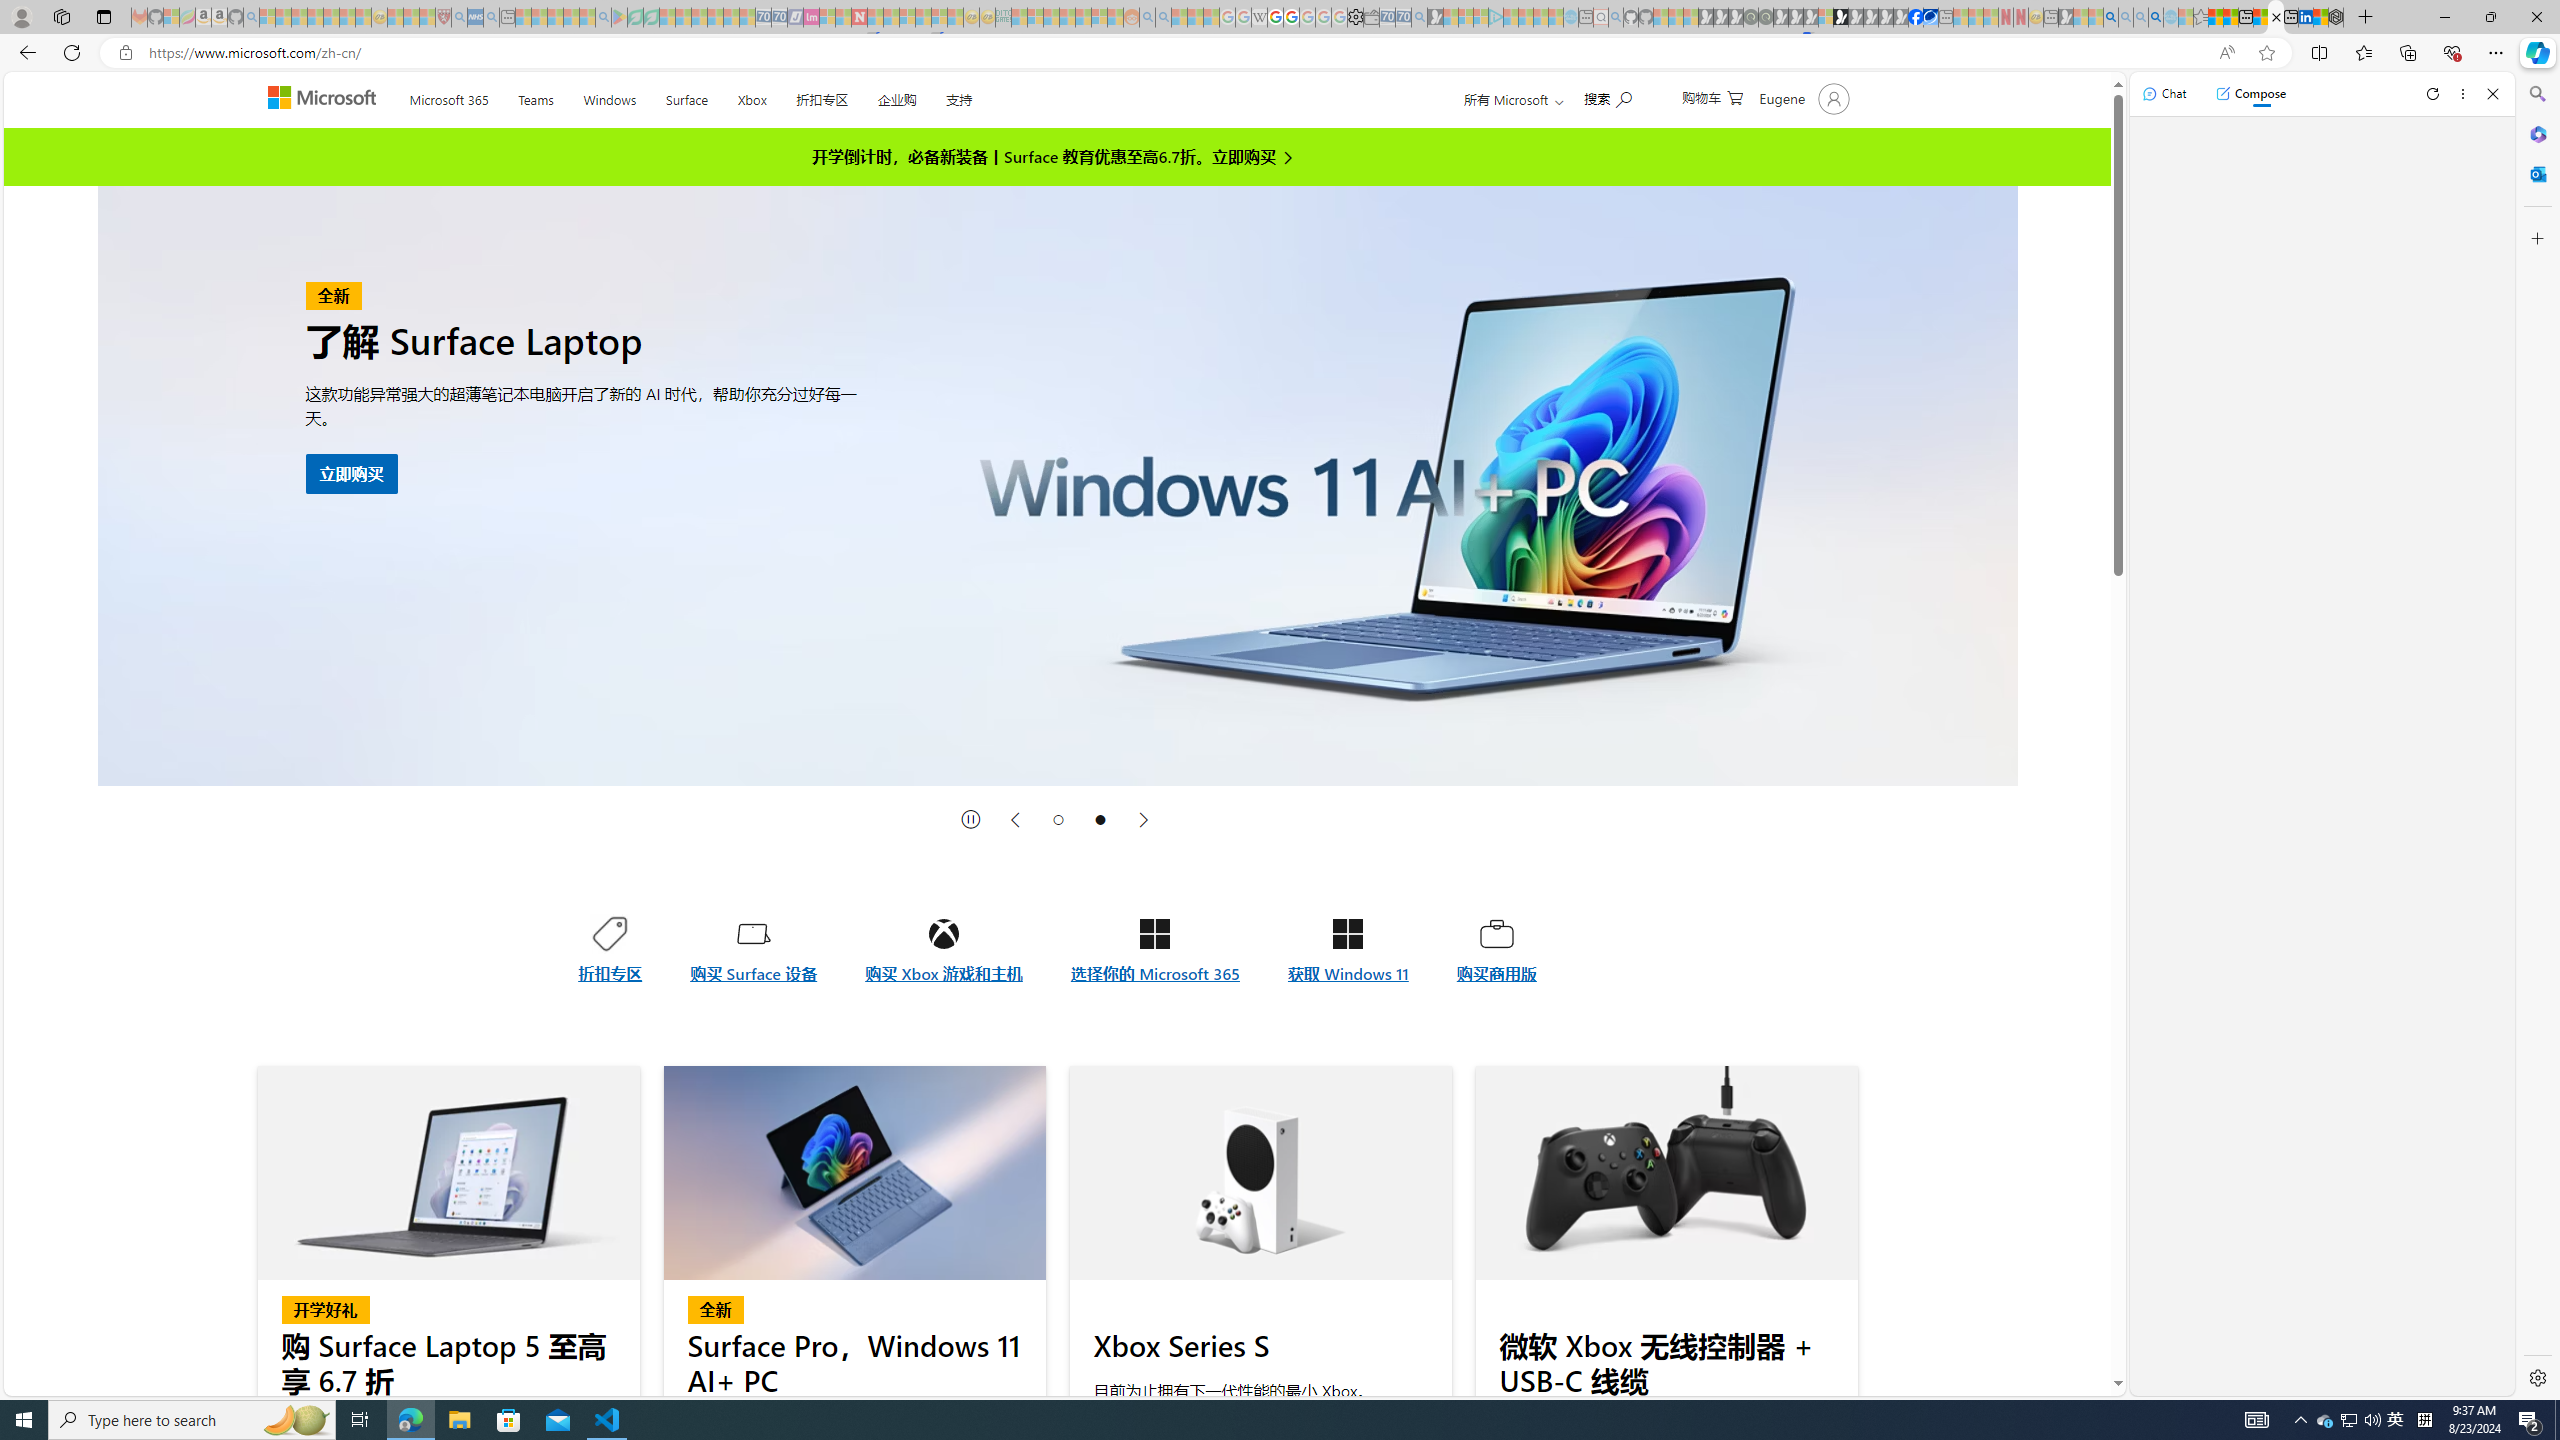 This screenshot has width=2560, height=1440. What do you see at coordinates (875, 16) in the screenshot?
I see `'Trusted Community Engagement and Contributions | Guidelines'` at bounding box center [875, 16].